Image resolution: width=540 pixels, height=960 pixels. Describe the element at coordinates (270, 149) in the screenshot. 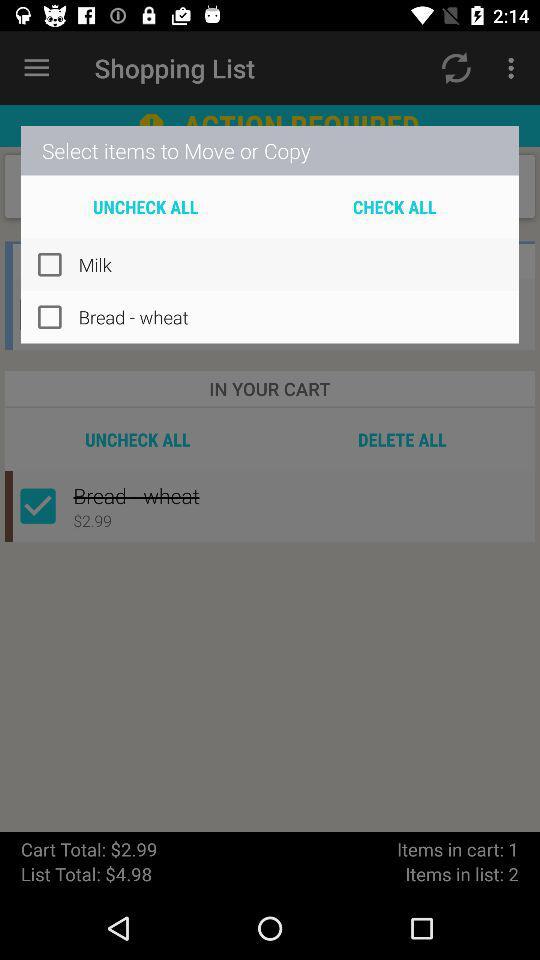

I see `select items to icon` at that location.